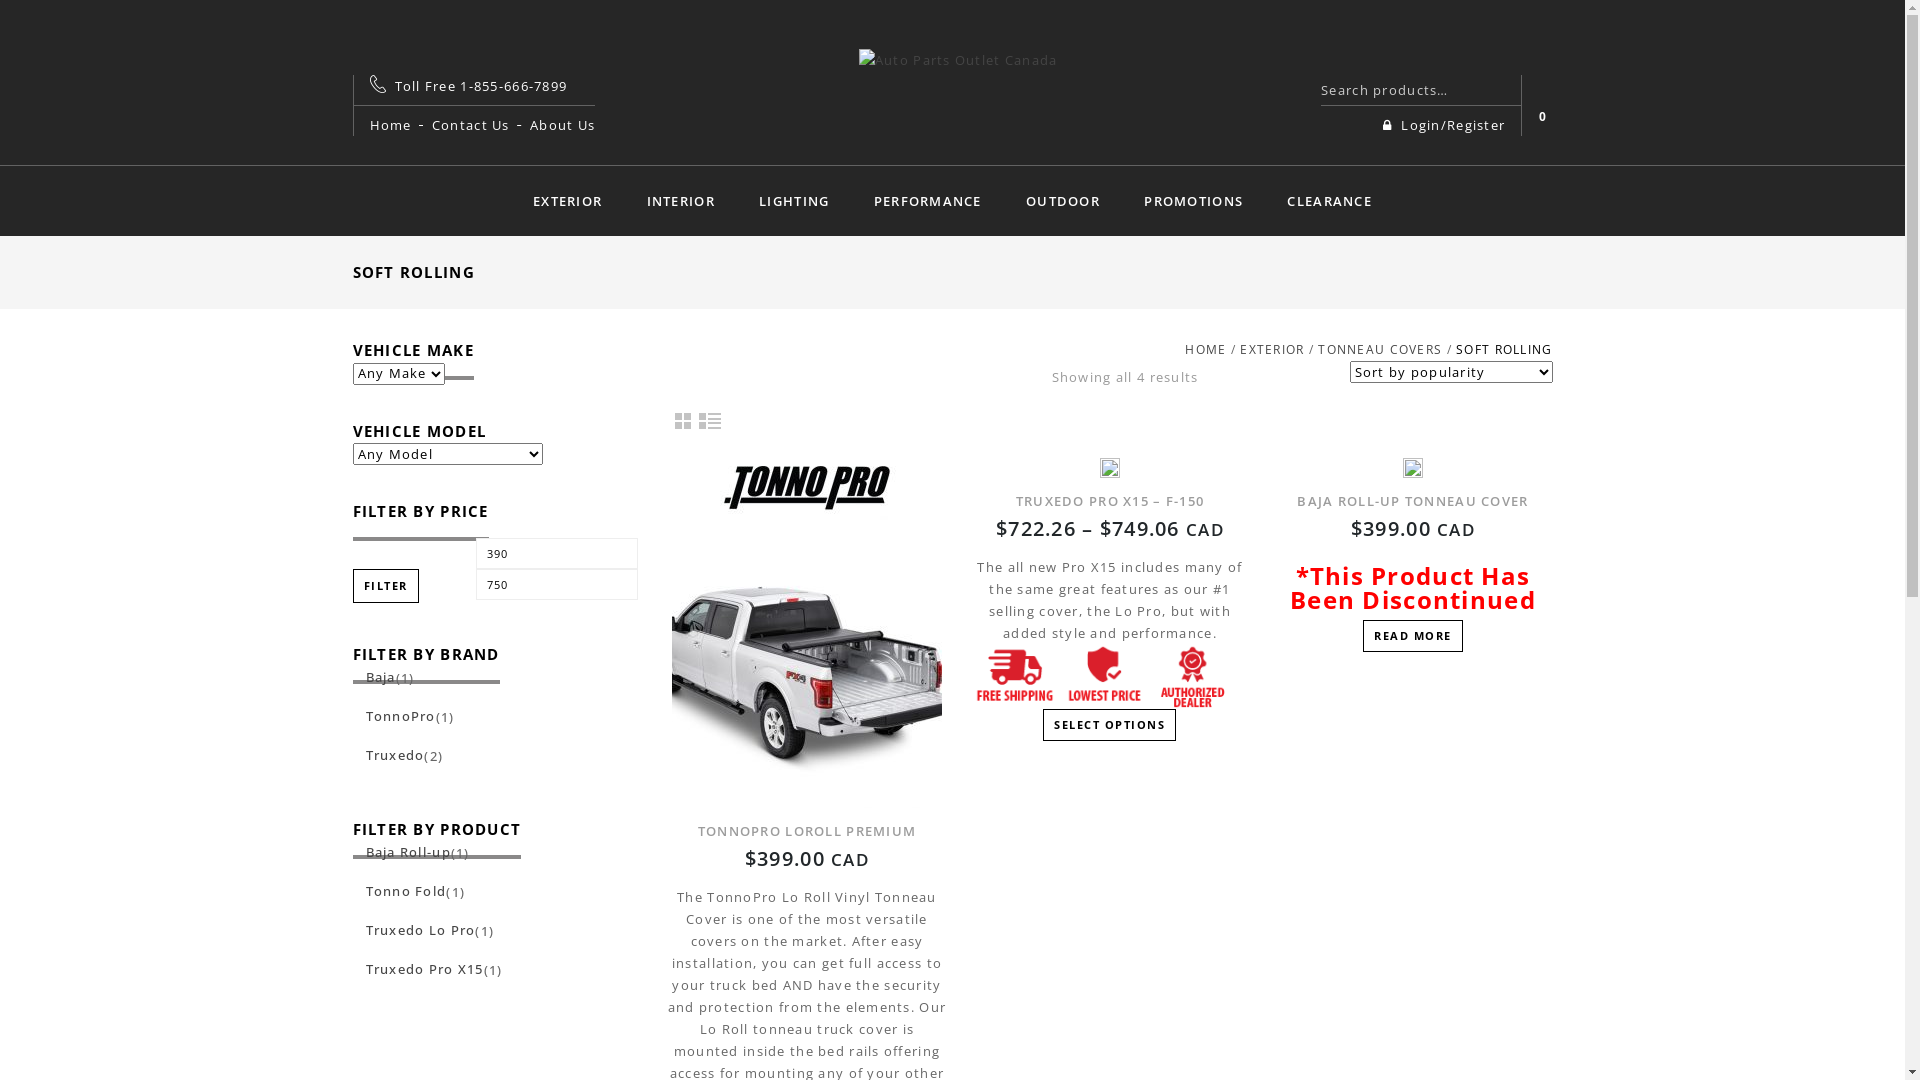 The width and height of the screenshot is (1920, 1080). Describe the element at coordinates (390, 124) in the screenshot. I see `'Home'` at that location.